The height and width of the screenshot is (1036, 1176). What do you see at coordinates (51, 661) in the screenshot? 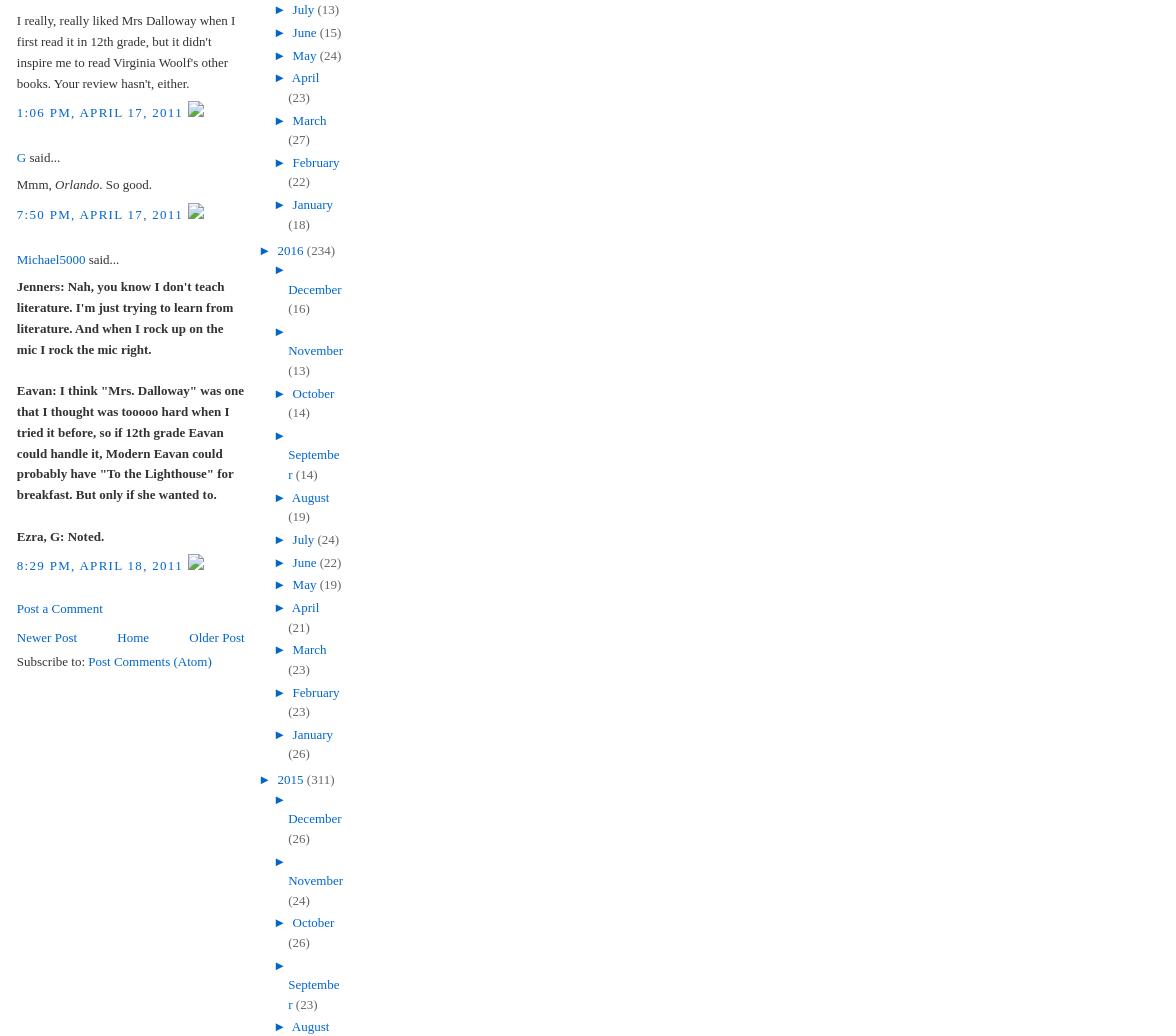
I see `'Subscribe to:'` at bounding box center [51, 661].